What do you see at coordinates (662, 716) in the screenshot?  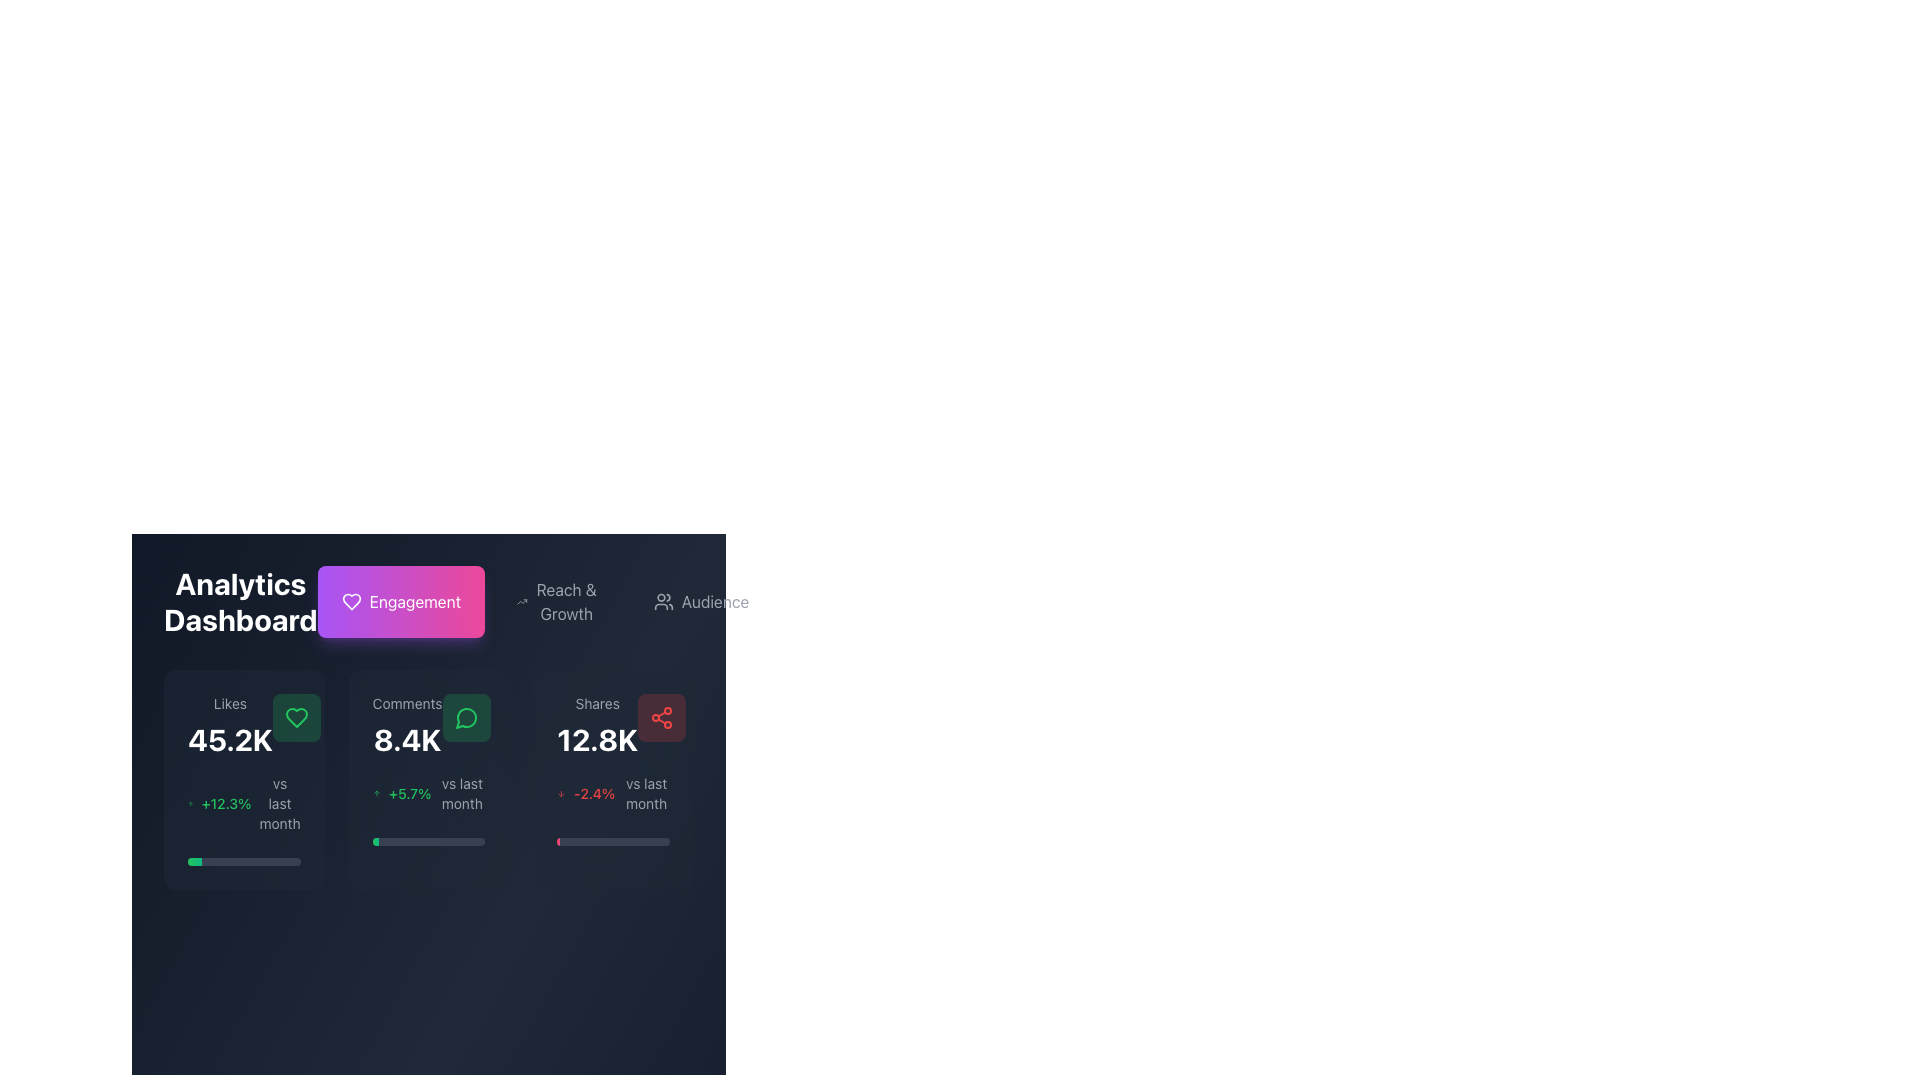 I see `the red share icon representing a network structure within the 'Shares' card of the analytics dashboard` at bounding box center [662, 716].